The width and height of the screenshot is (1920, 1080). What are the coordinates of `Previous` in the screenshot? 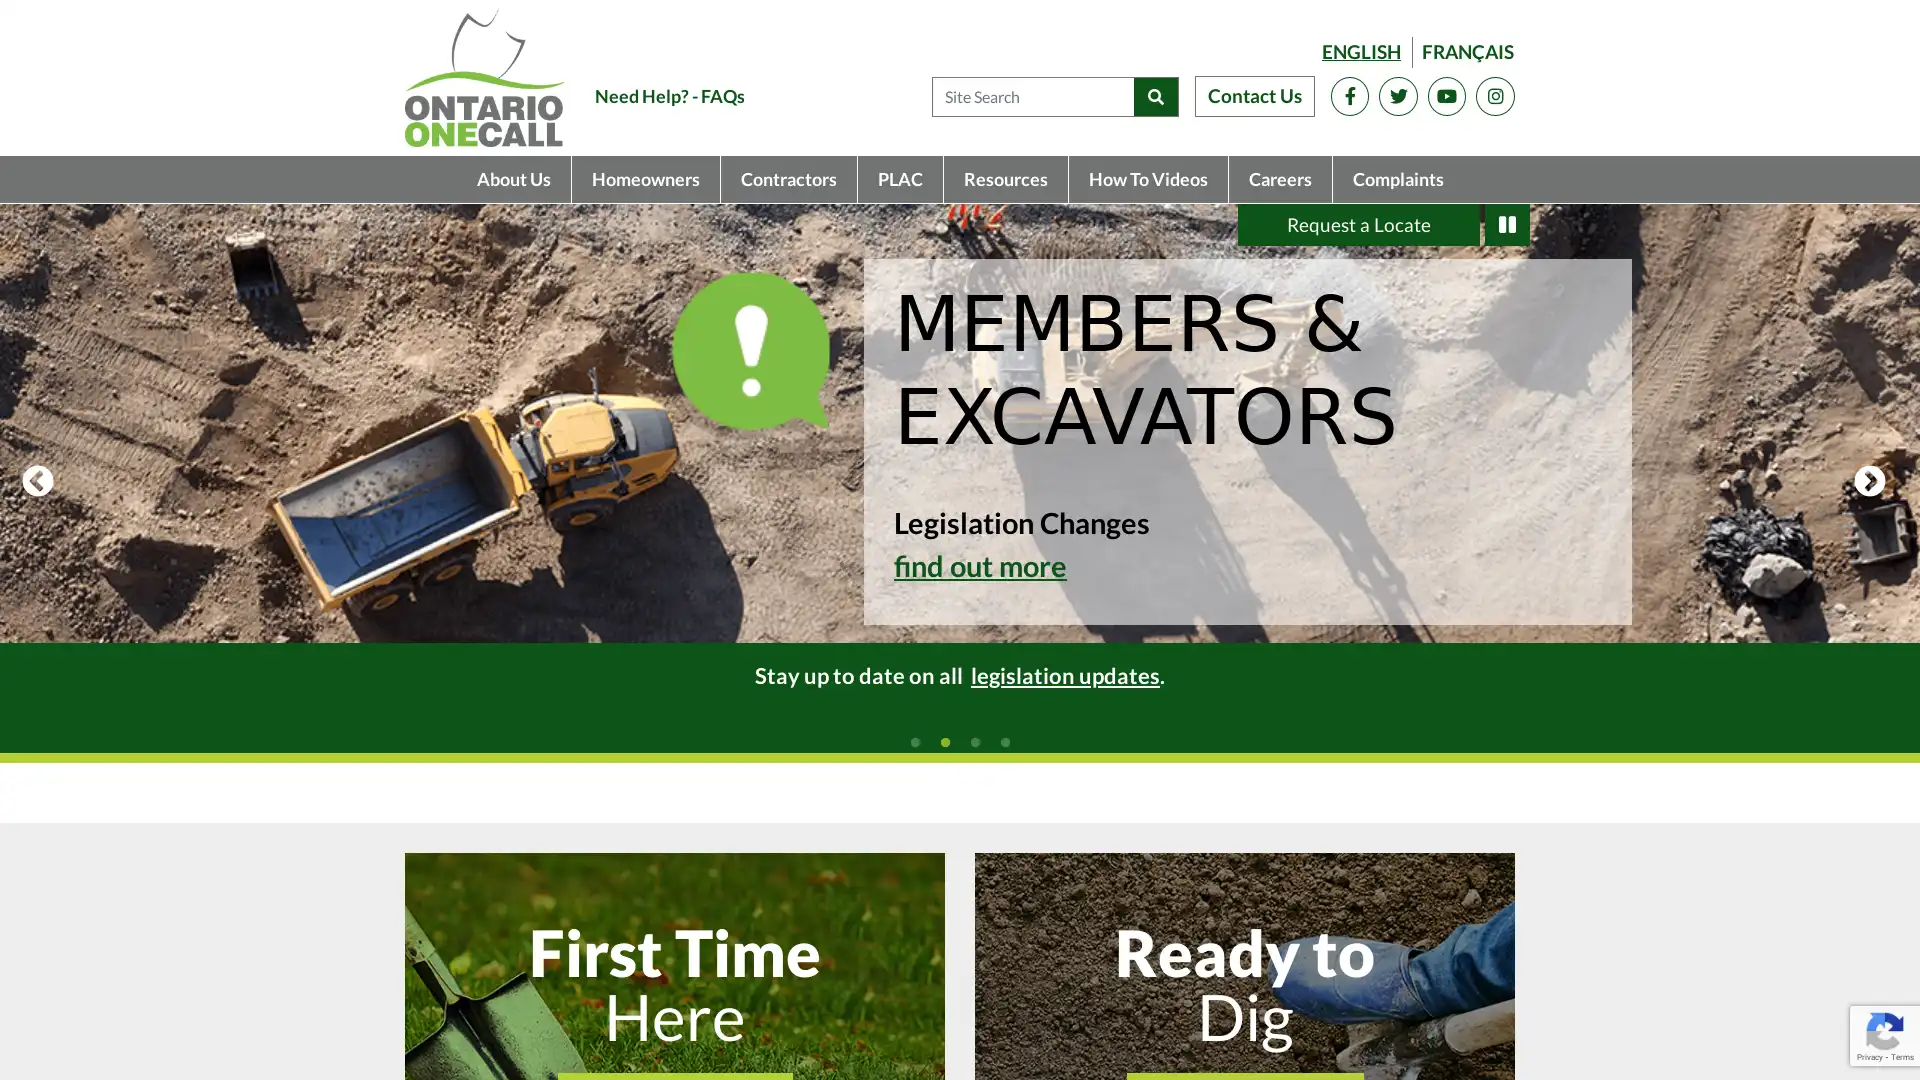 It's located at (38, 482).